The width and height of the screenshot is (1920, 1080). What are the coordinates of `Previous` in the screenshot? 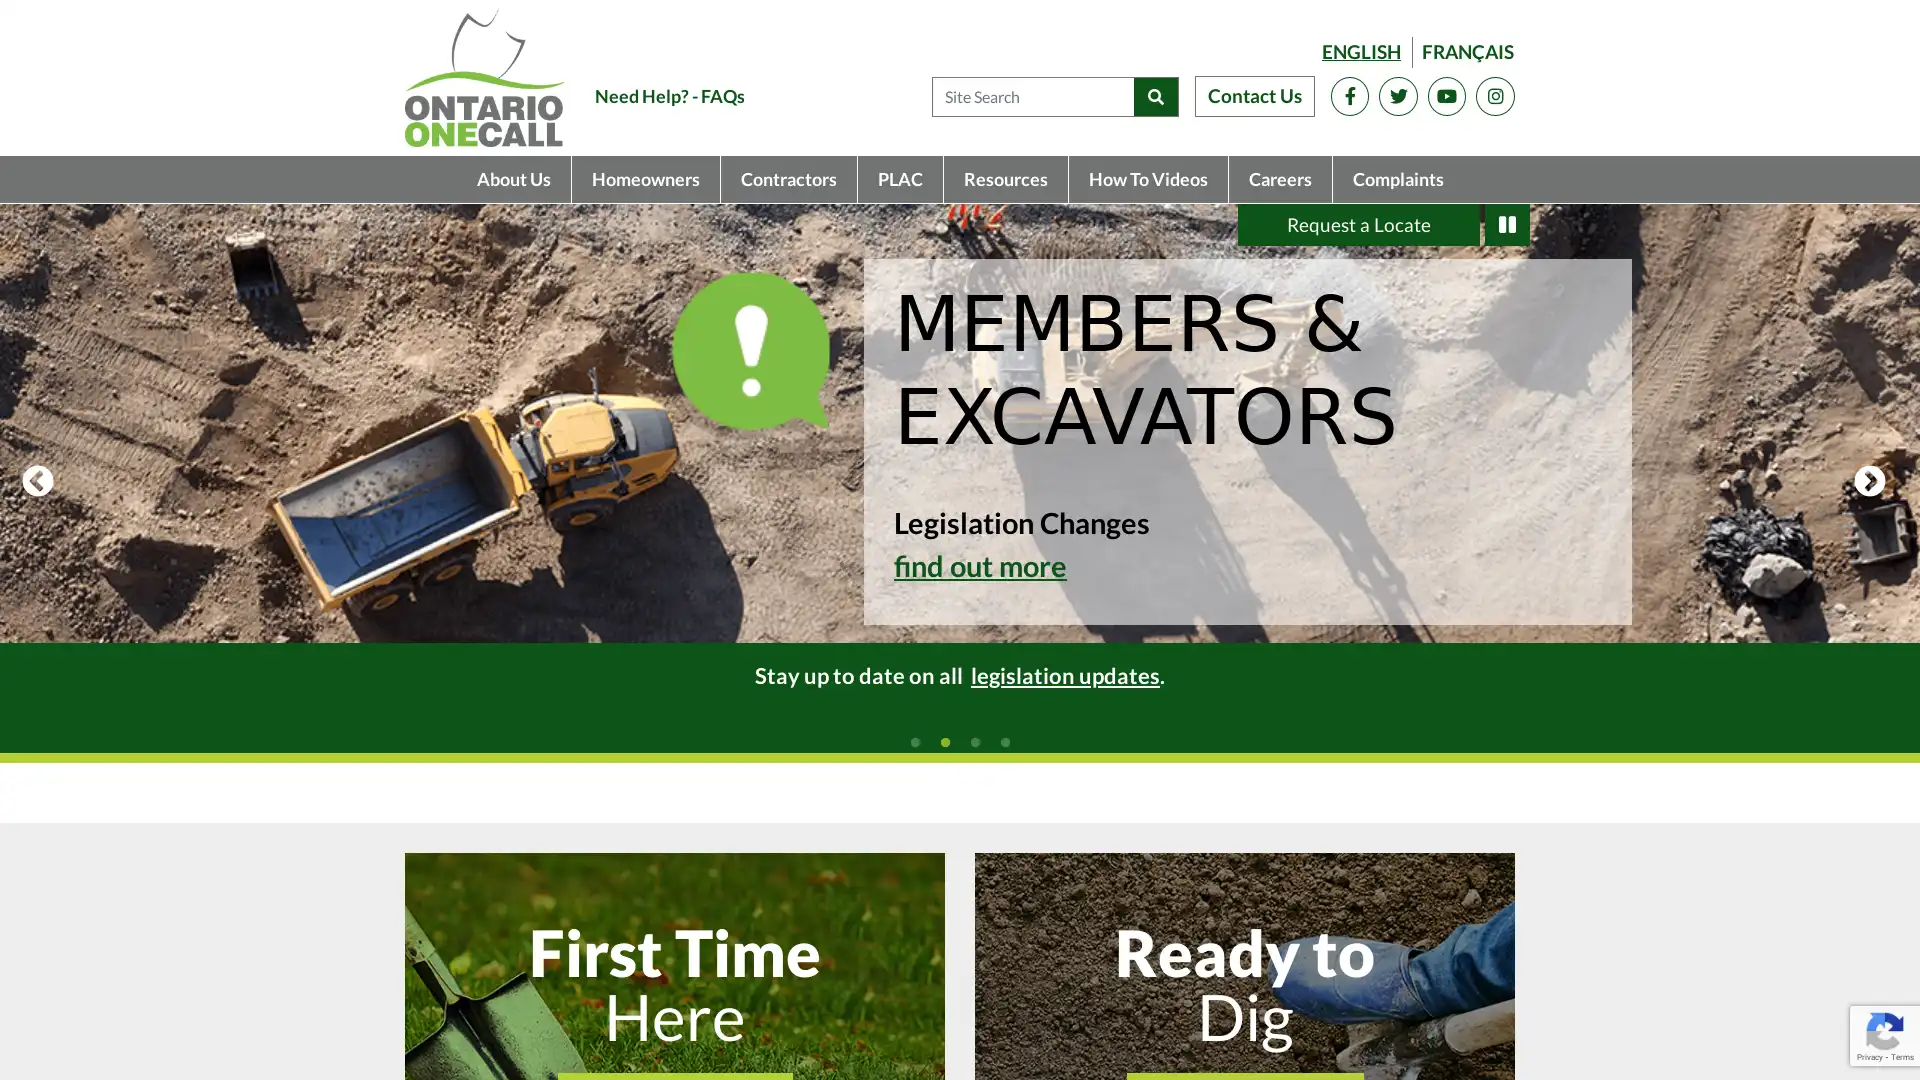 It's located at (38, 482).